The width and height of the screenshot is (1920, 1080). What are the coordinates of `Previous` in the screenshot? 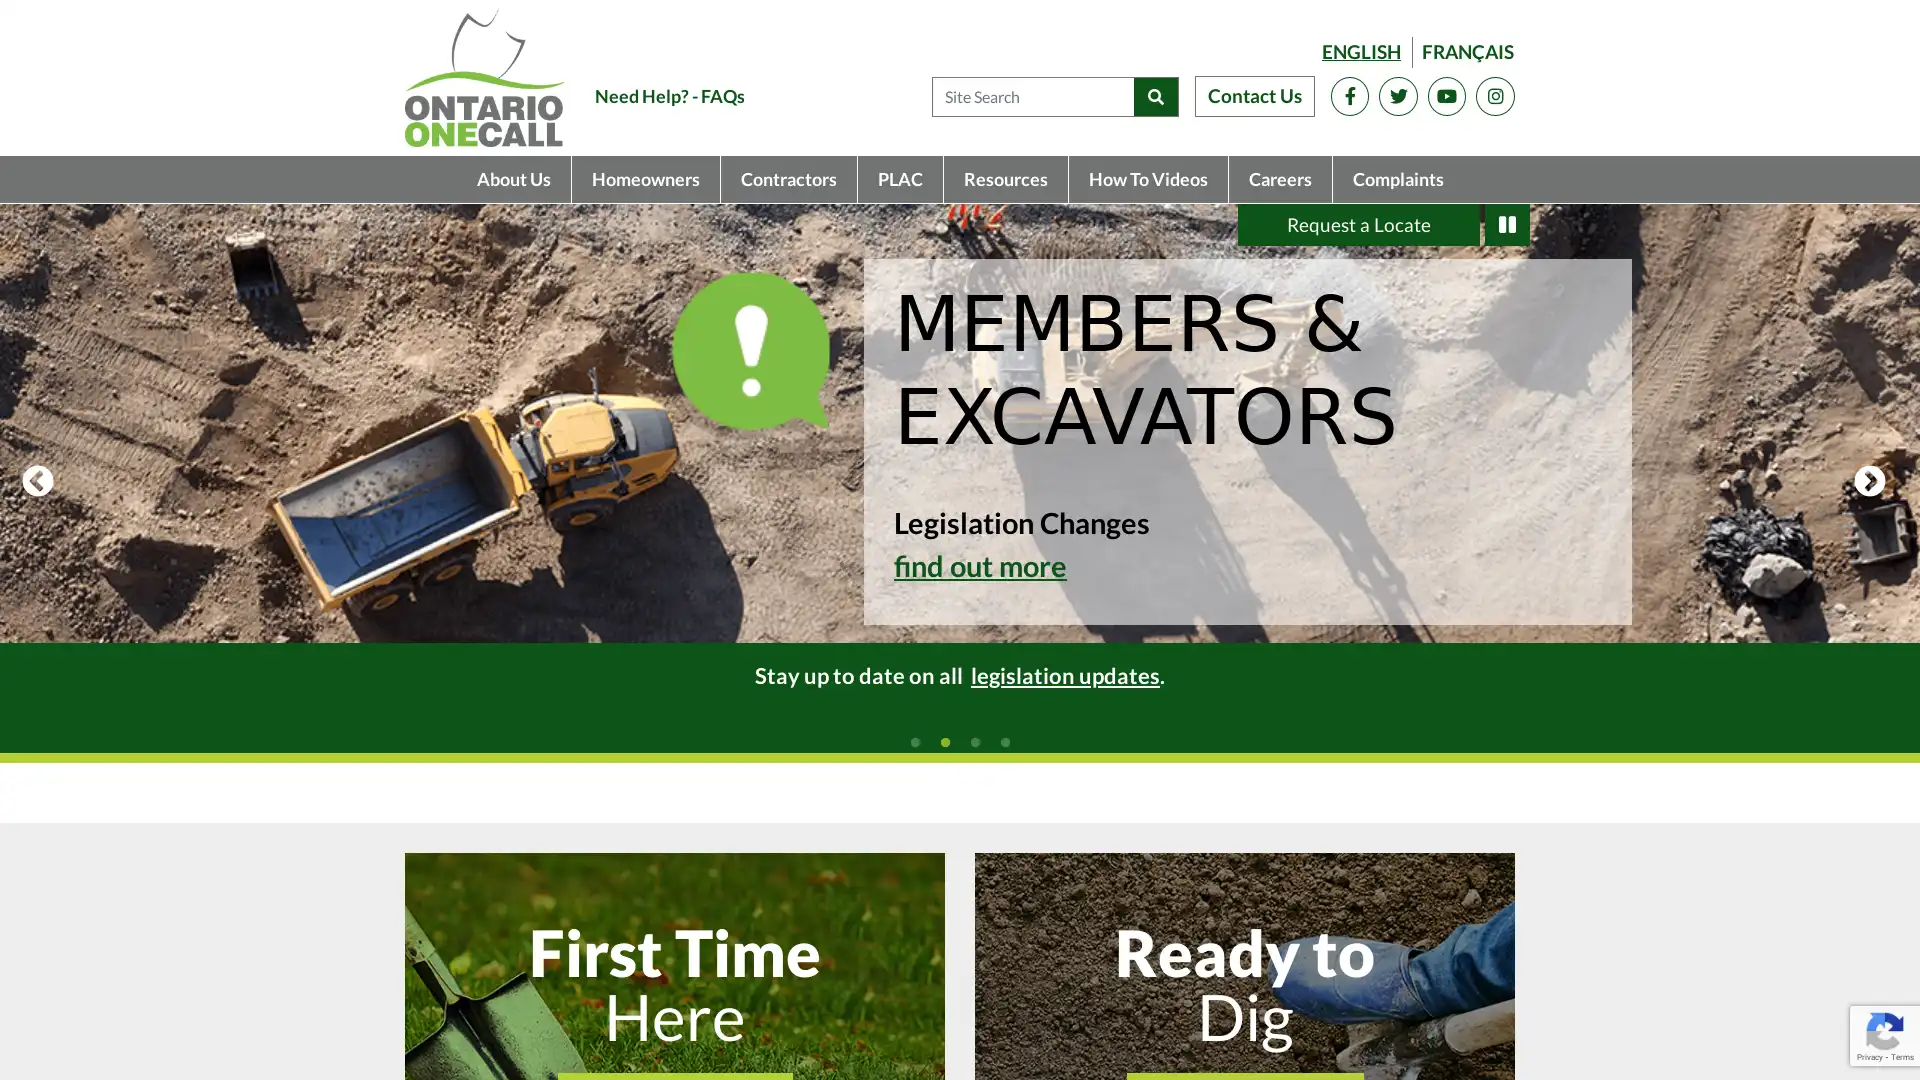 It's located at (38, 482).